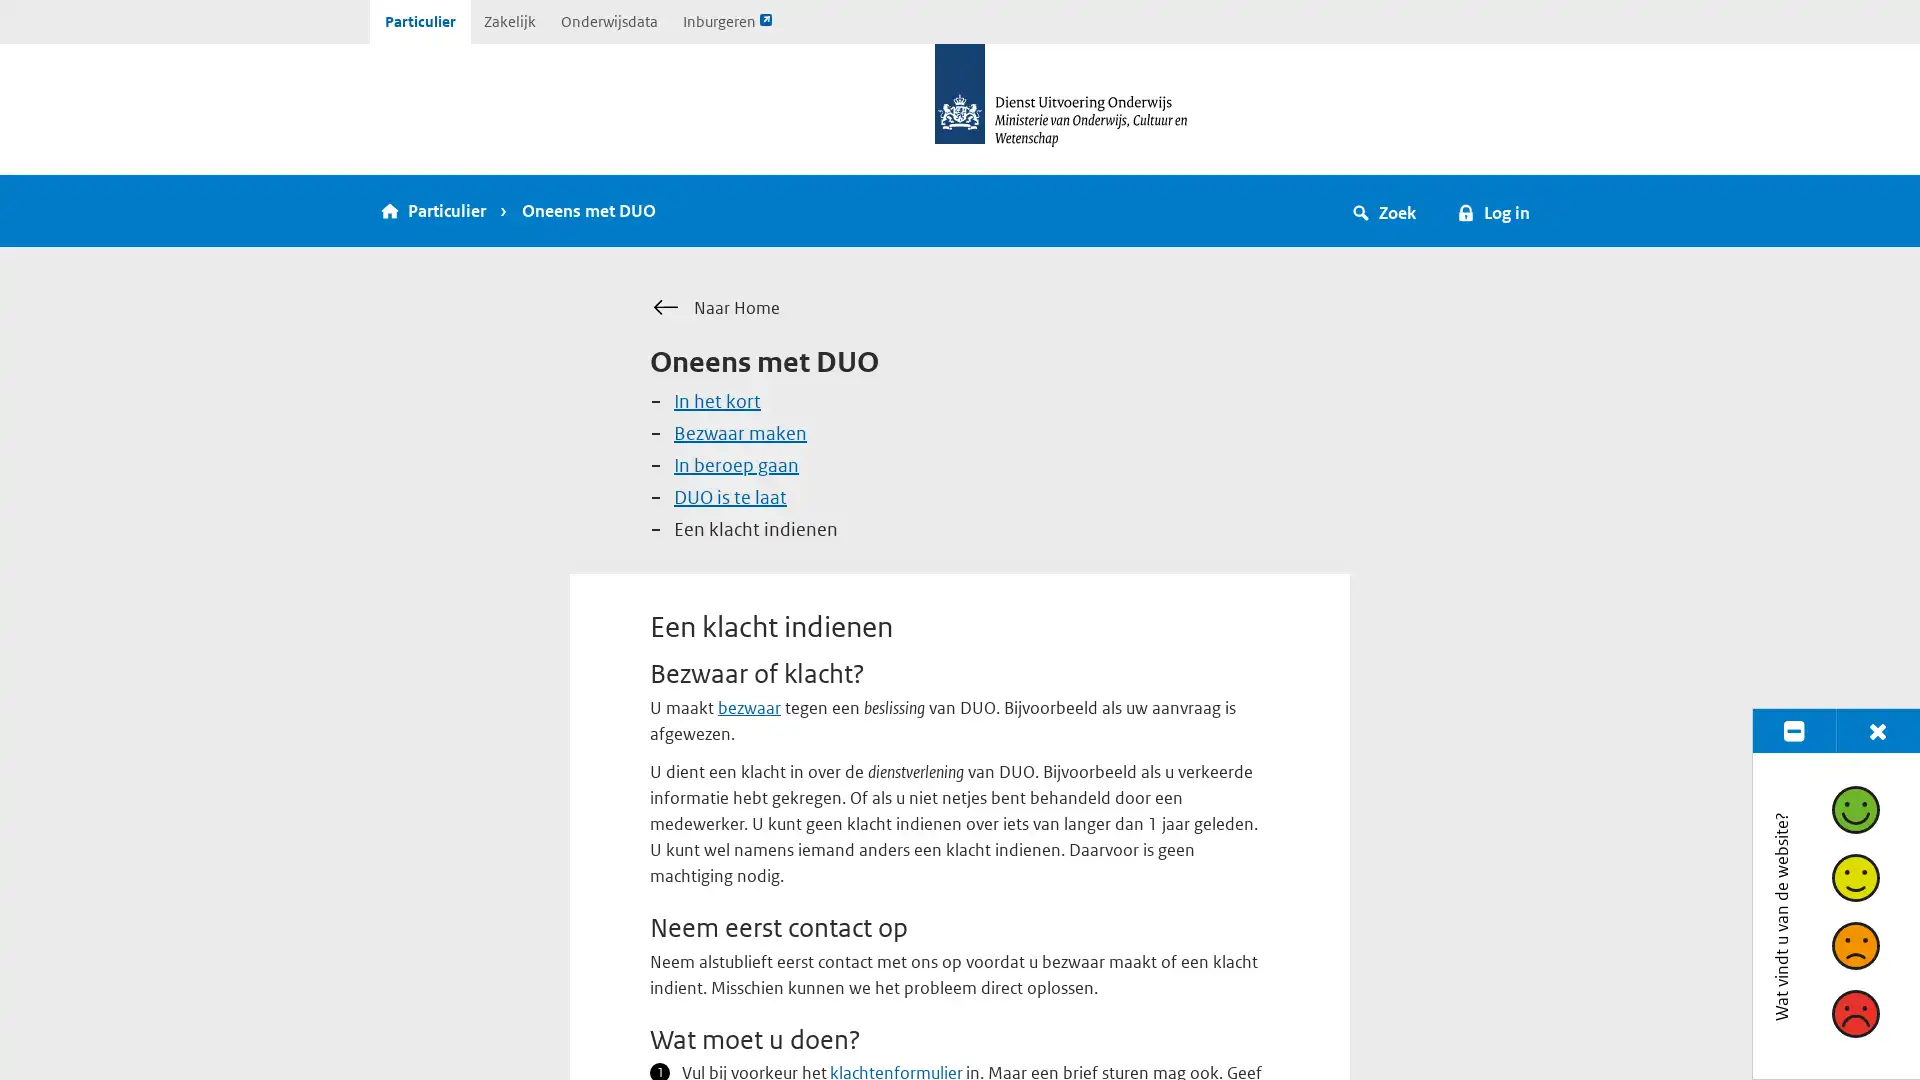 Image resolution: width=1920 pixels, height=1080 pixels. I want to click on Redelijk, so click(1853, 875).